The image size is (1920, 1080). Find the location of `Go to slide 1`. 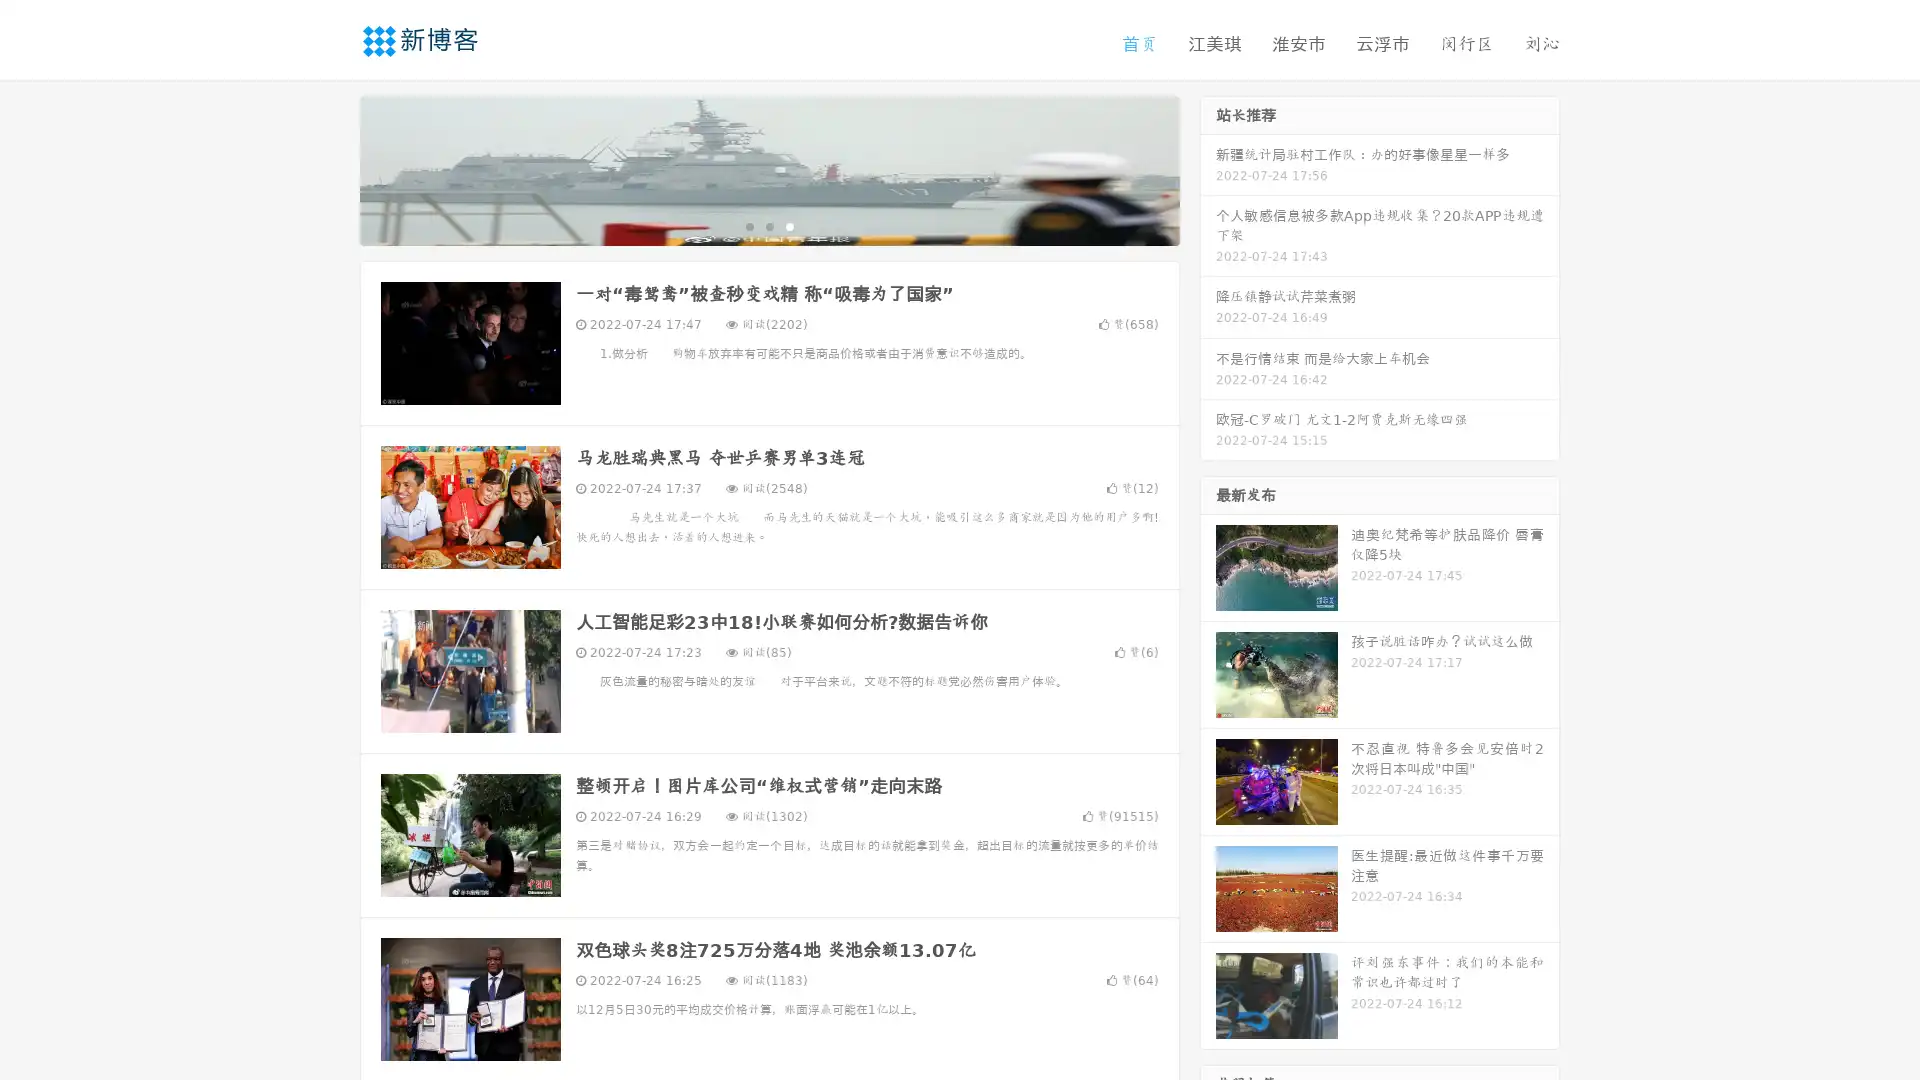

Go to slide 1 is located at coordinates (748, 225).